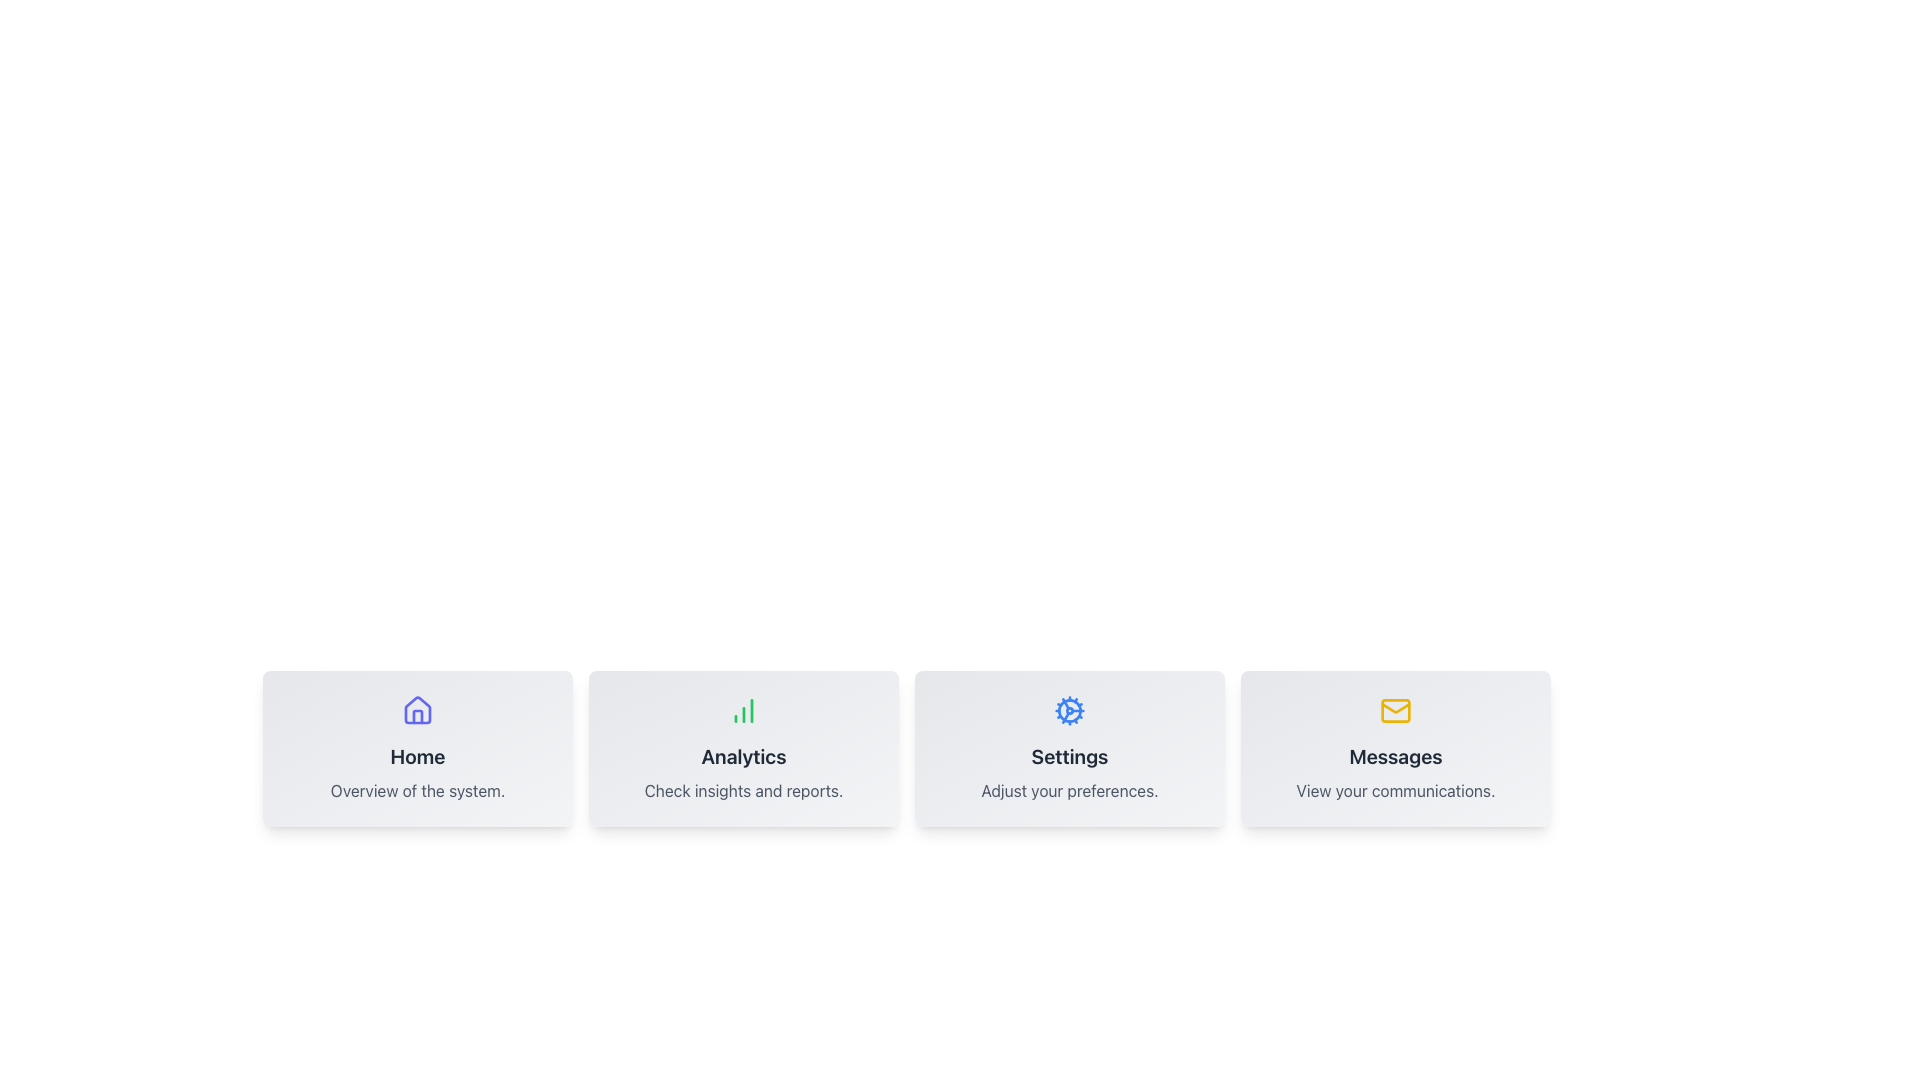  I want to click on the 'Home' SVG Icon, which is located at the top-center of the 'Home' card, positioned above the 'Home' label, so click(416, 709).